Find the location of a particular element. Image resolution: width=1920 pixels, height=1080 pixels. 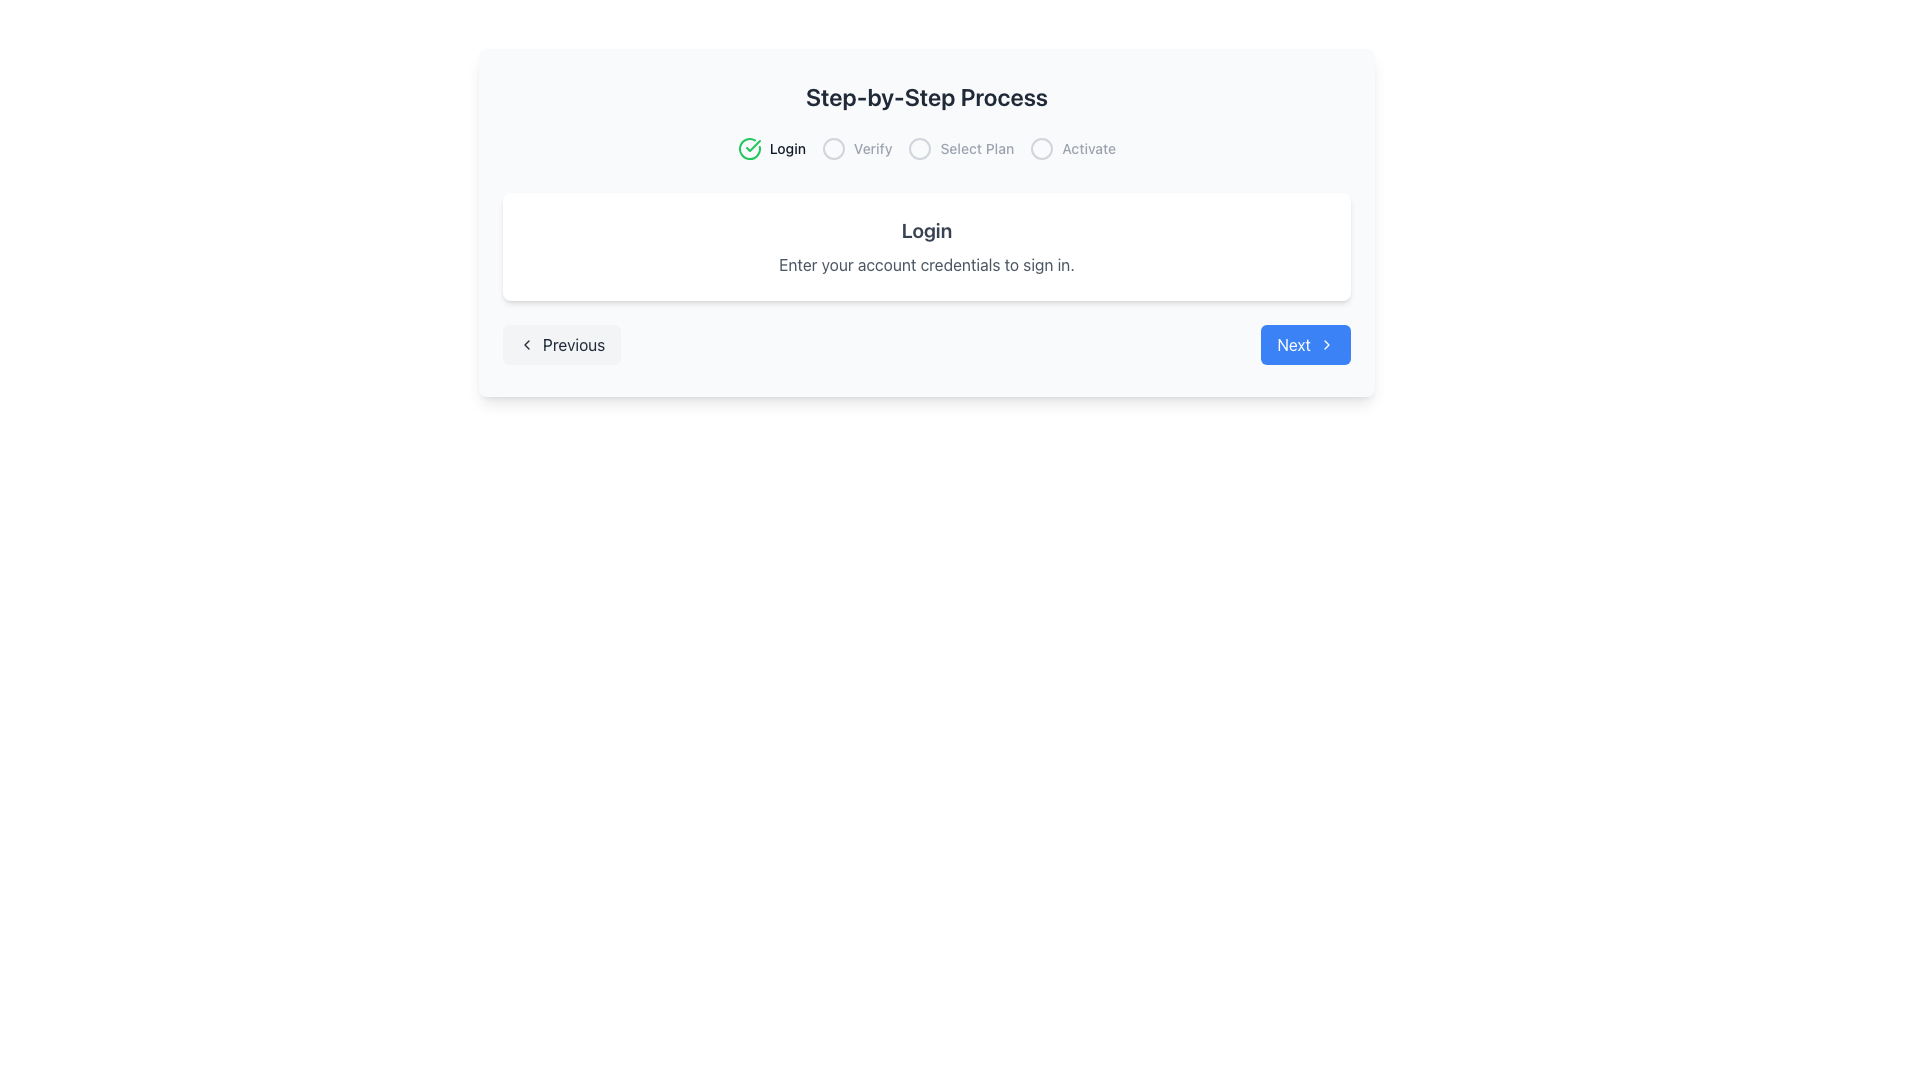

the radio button styled as a circular icon with a gray stroke, located next to the text 'Select Plan' is located at coordinates (919, 148).